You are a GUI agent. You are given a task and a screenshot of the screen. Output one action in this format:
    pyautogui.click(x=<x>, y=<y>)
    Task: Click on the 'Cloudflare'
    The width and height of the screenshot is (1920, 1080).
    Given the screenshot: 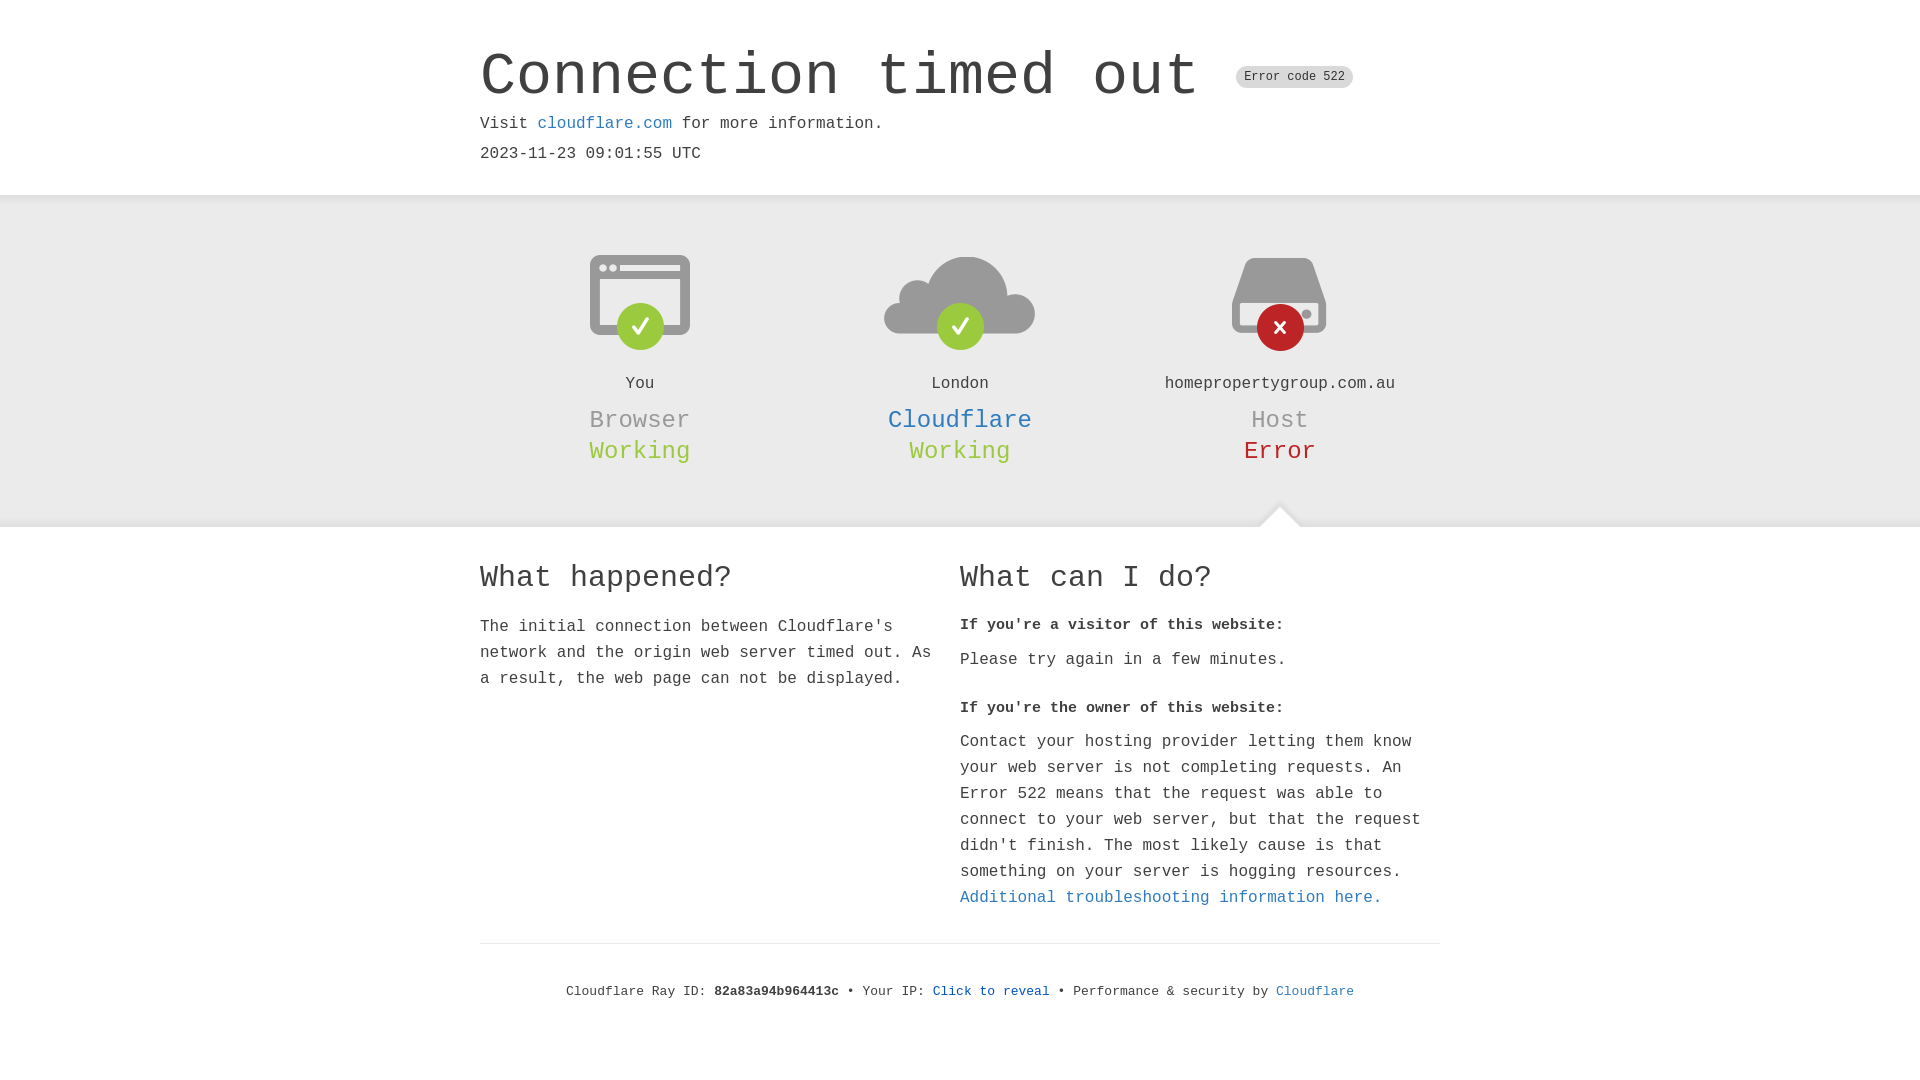 What is the action you would take?
    pyautogui.click(x=960, y=419)
    